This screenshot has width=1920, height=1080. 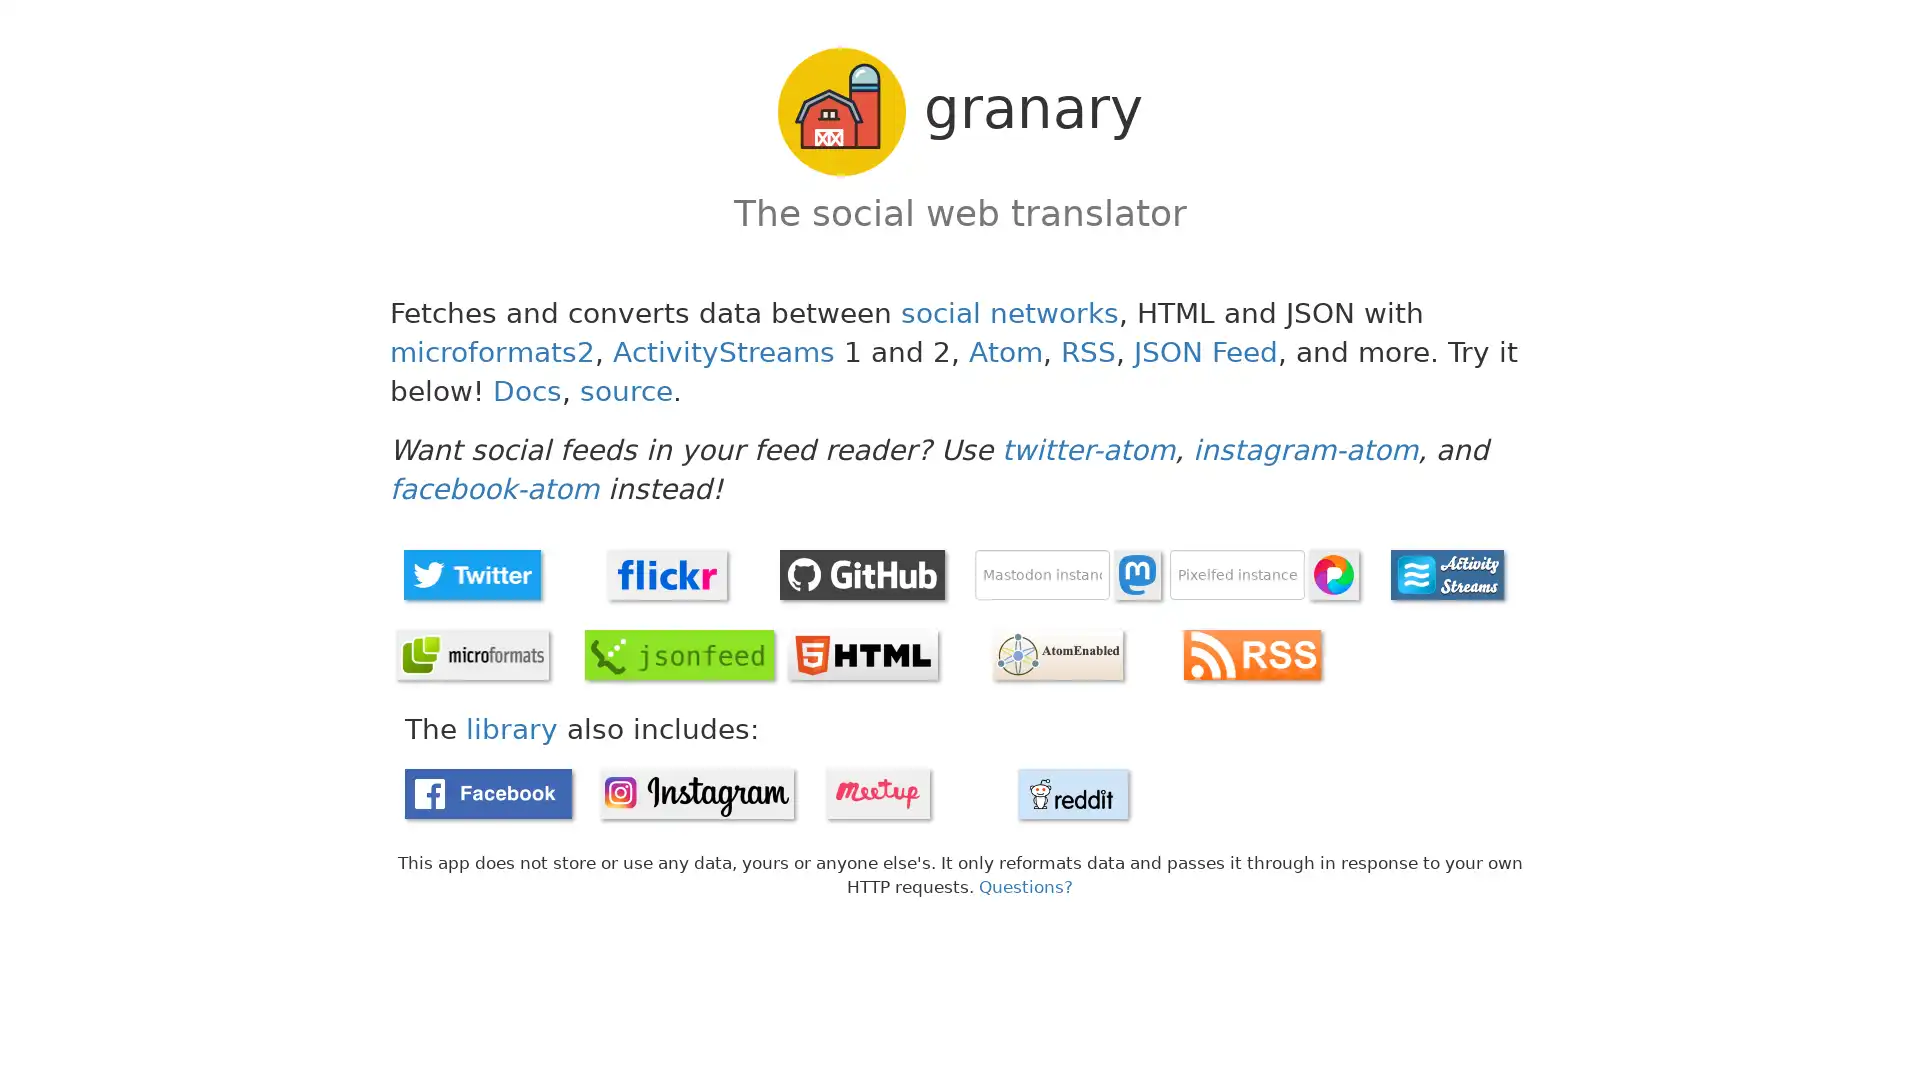 I want to click on Mastodon, so click(x=1137, y=574).